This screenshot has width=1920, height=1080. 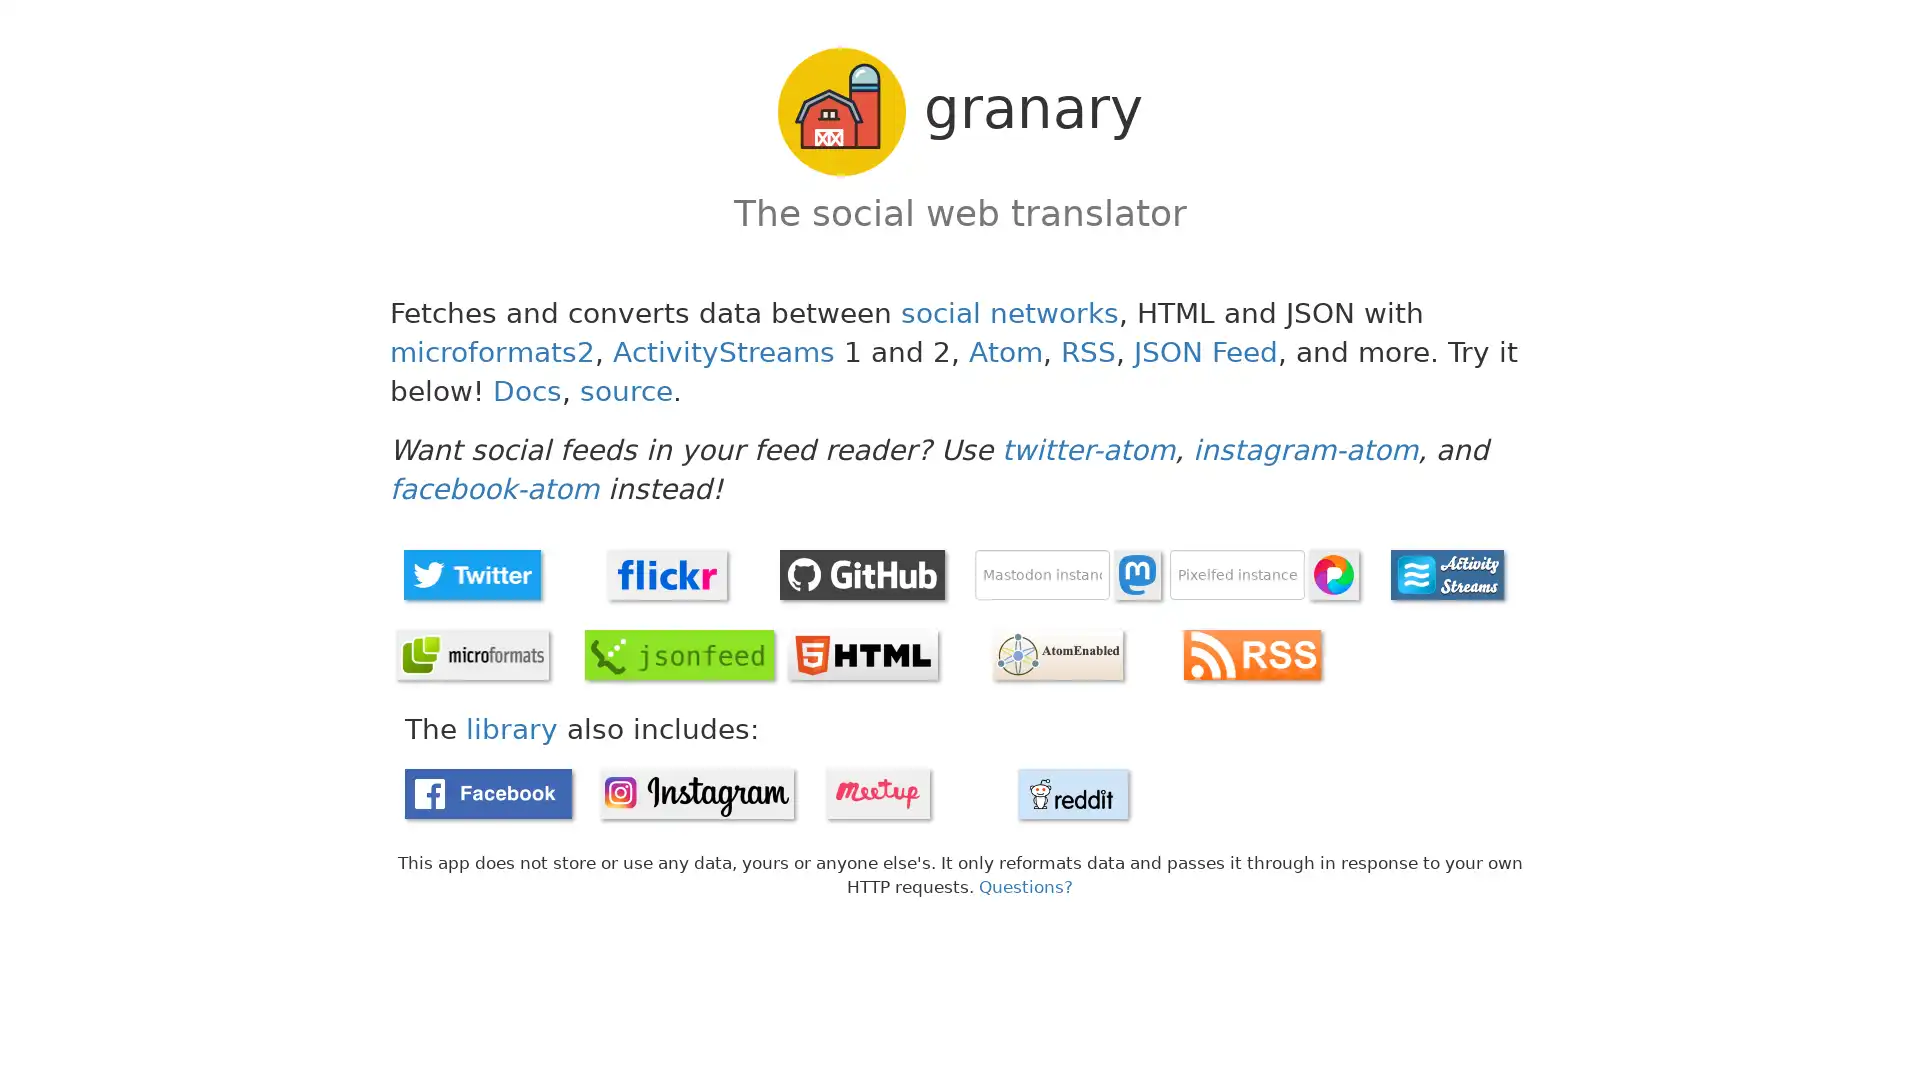 I want to click on Mastodon, so click(x=1137, y=574).